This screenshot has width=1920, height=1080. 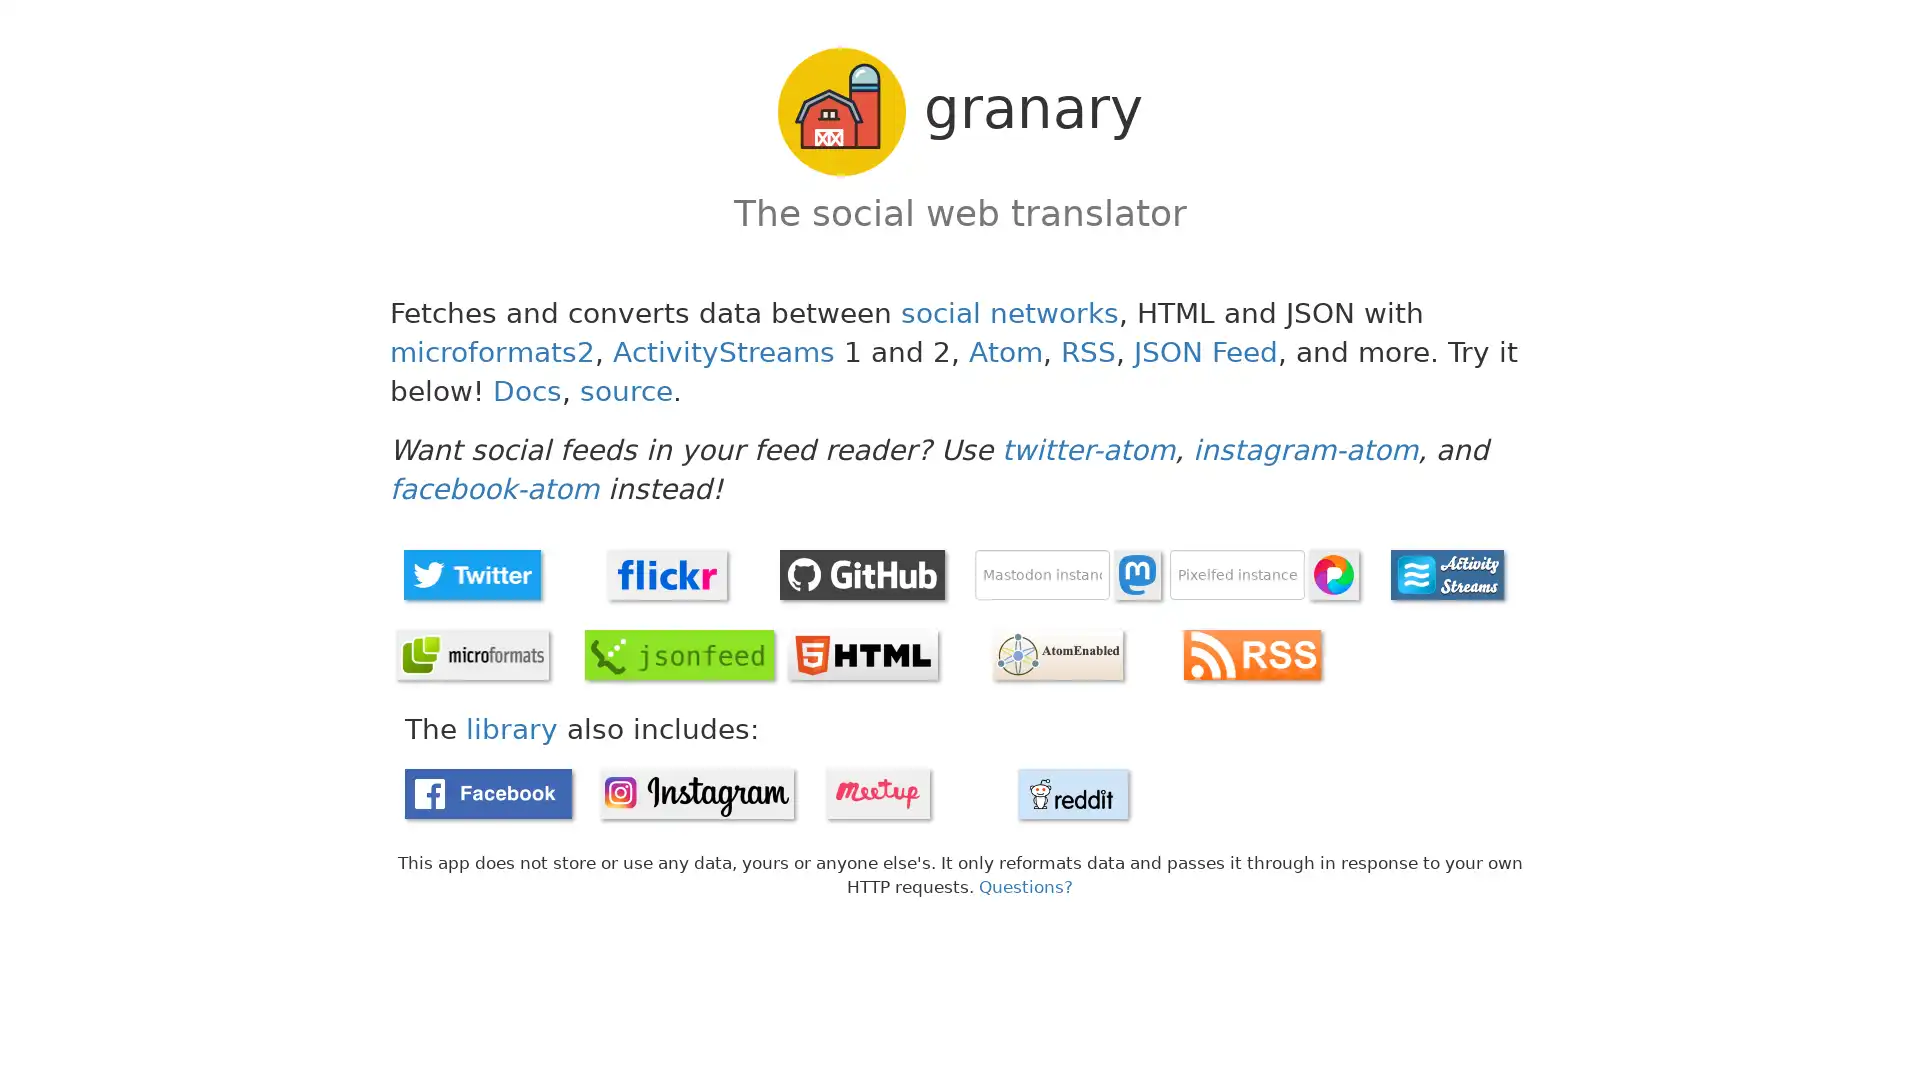 I want to click on Mastodon, so click(x=1137, y=574).